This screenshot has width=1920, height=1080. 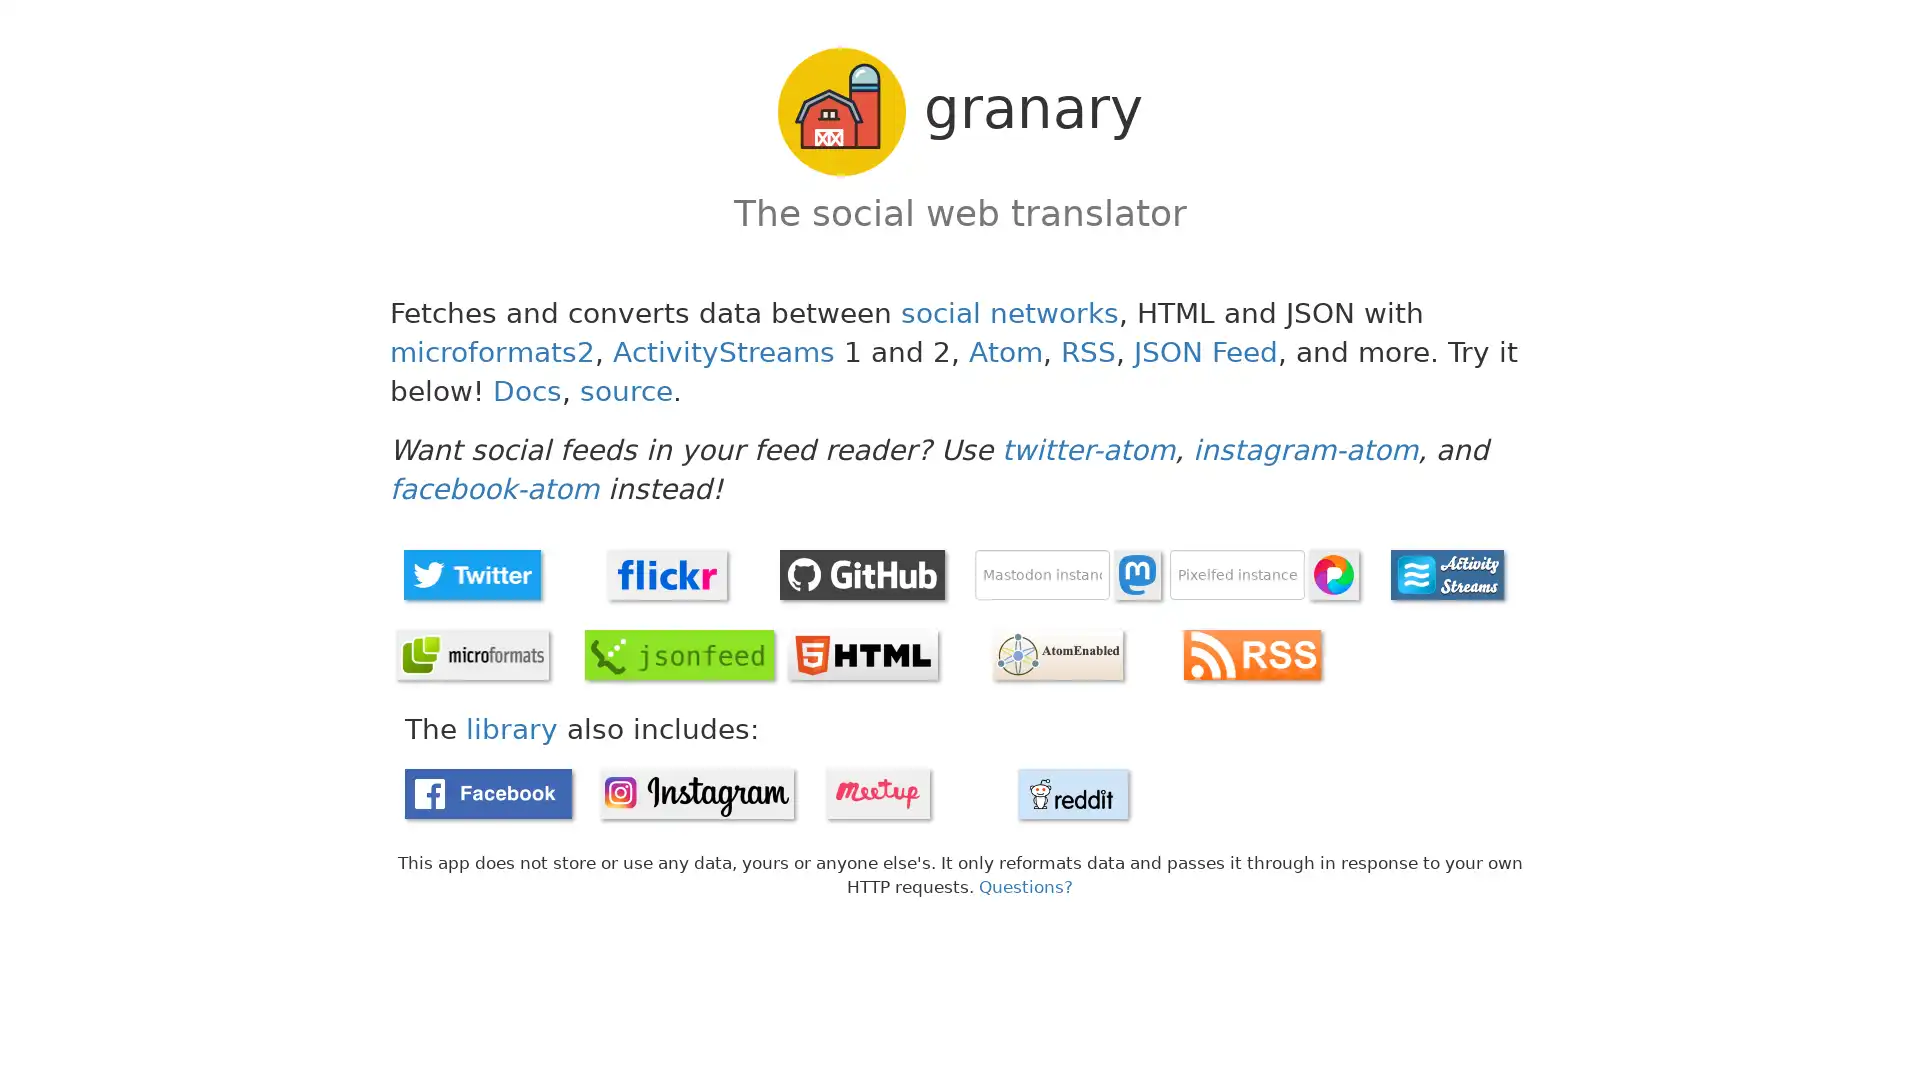 I want to click on Mastodon, so click(x=1137, y=574).